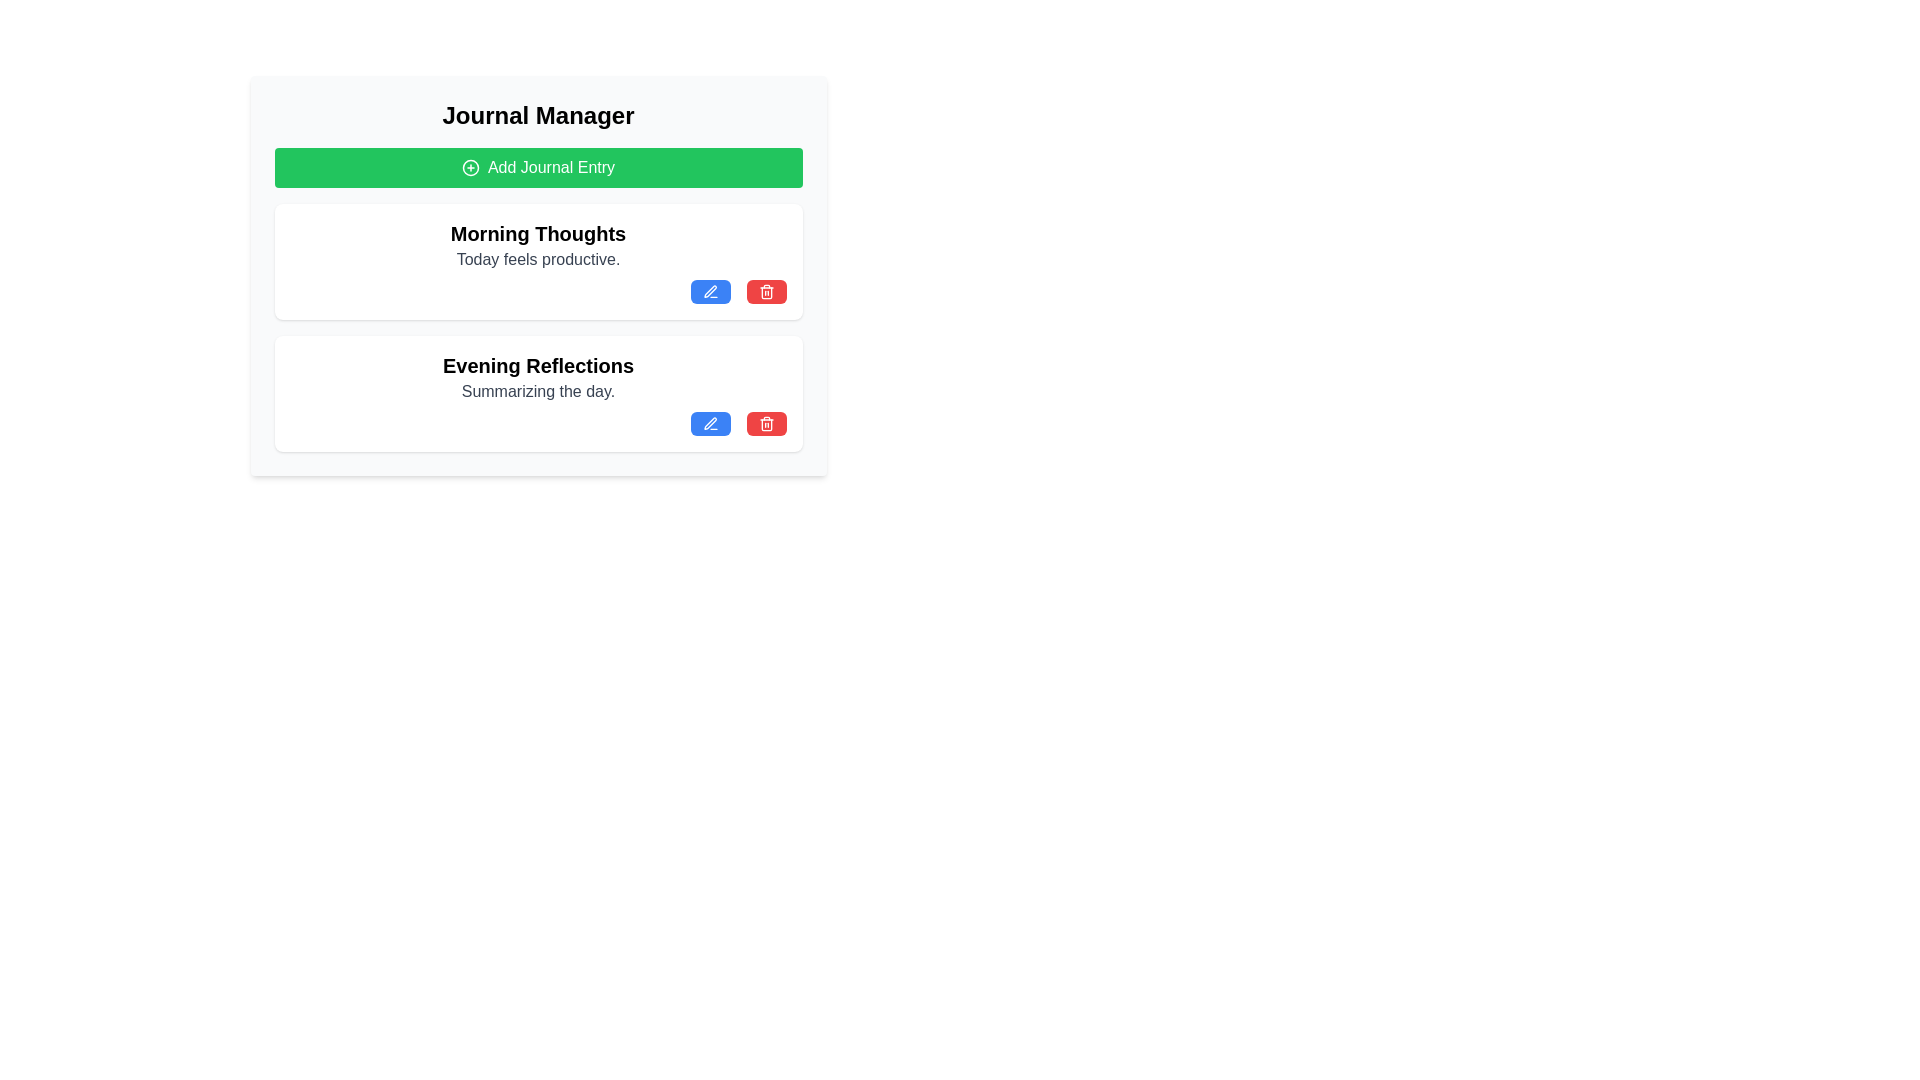 The height and width of the screenshot is (1080, 1920). Describe the element at coordinates (710, 423) in the screenshot. I see `the button with a pen icon, which is the leftmost button in the set associated with the 'Evening Reflections' journal entry` at that location.